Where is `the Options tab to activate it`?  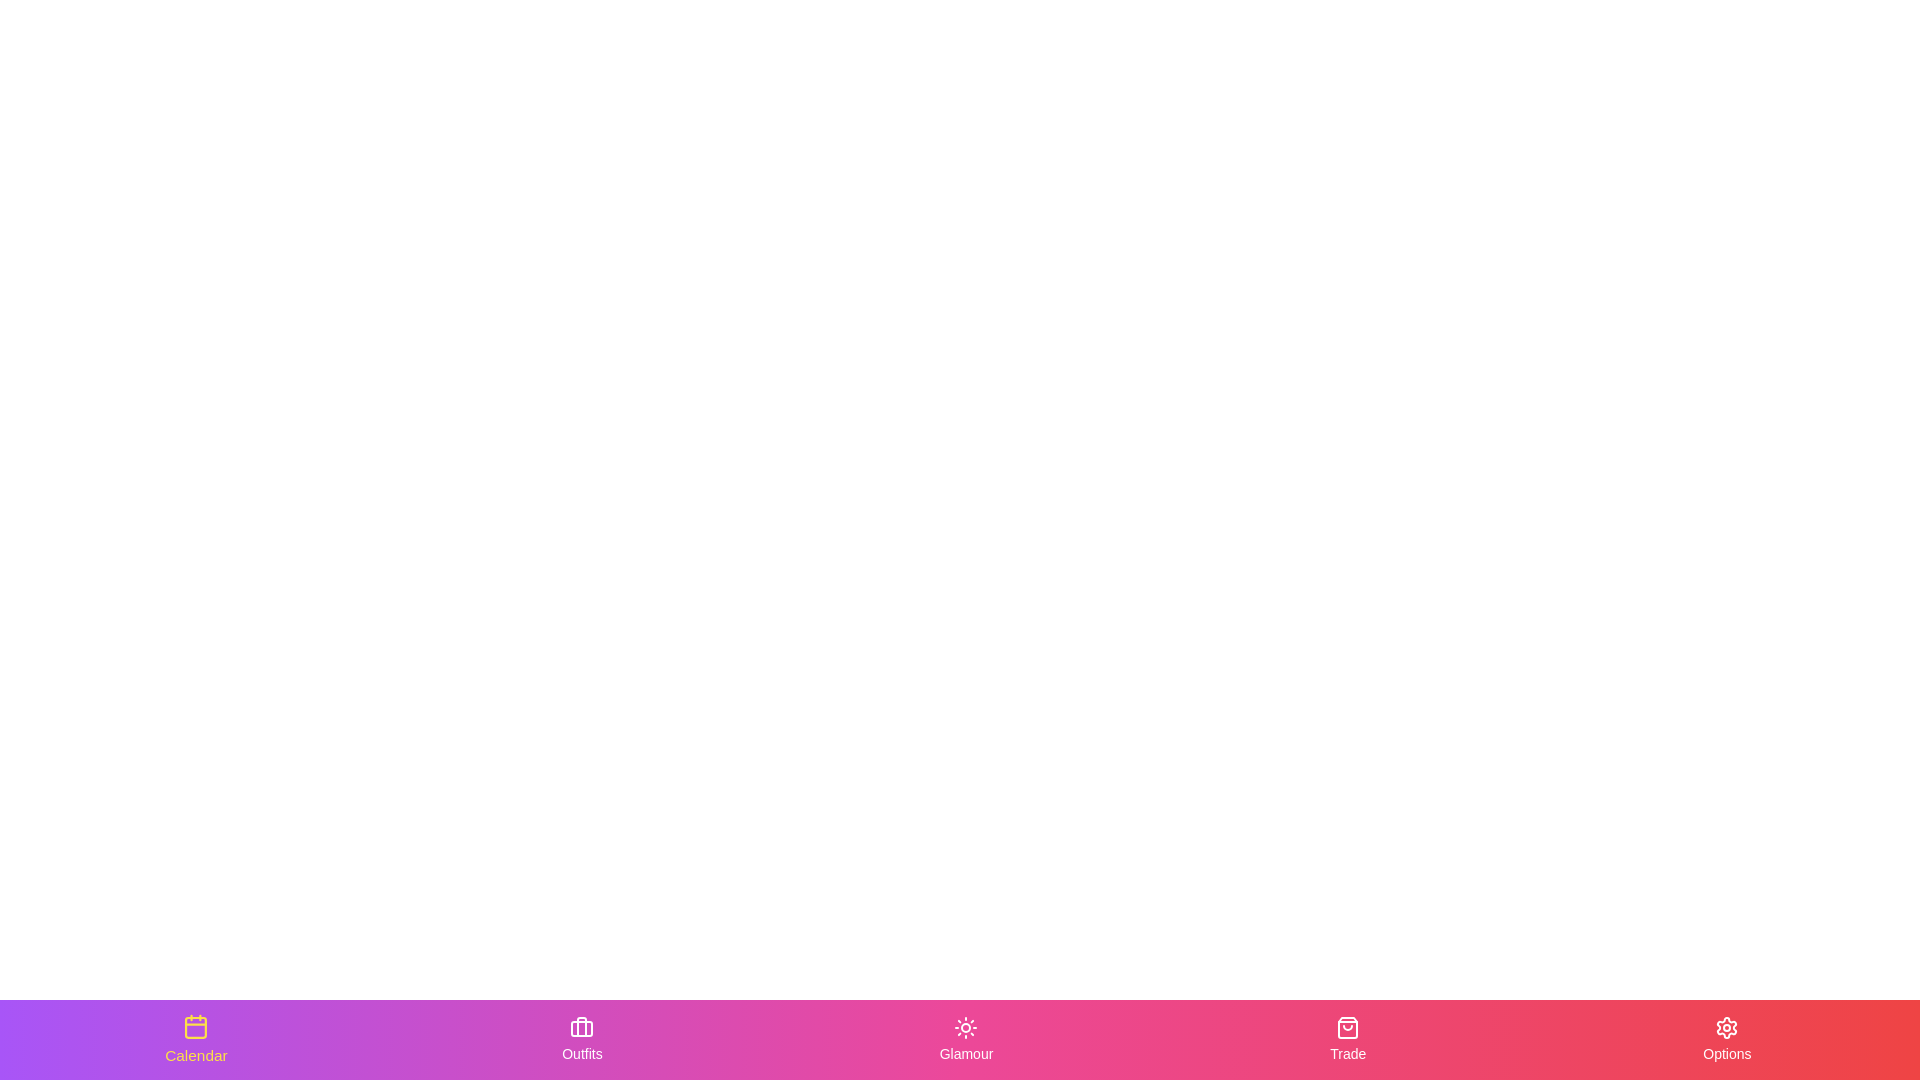
the Options tab to activate it is located at coordinates (1726, 1039).